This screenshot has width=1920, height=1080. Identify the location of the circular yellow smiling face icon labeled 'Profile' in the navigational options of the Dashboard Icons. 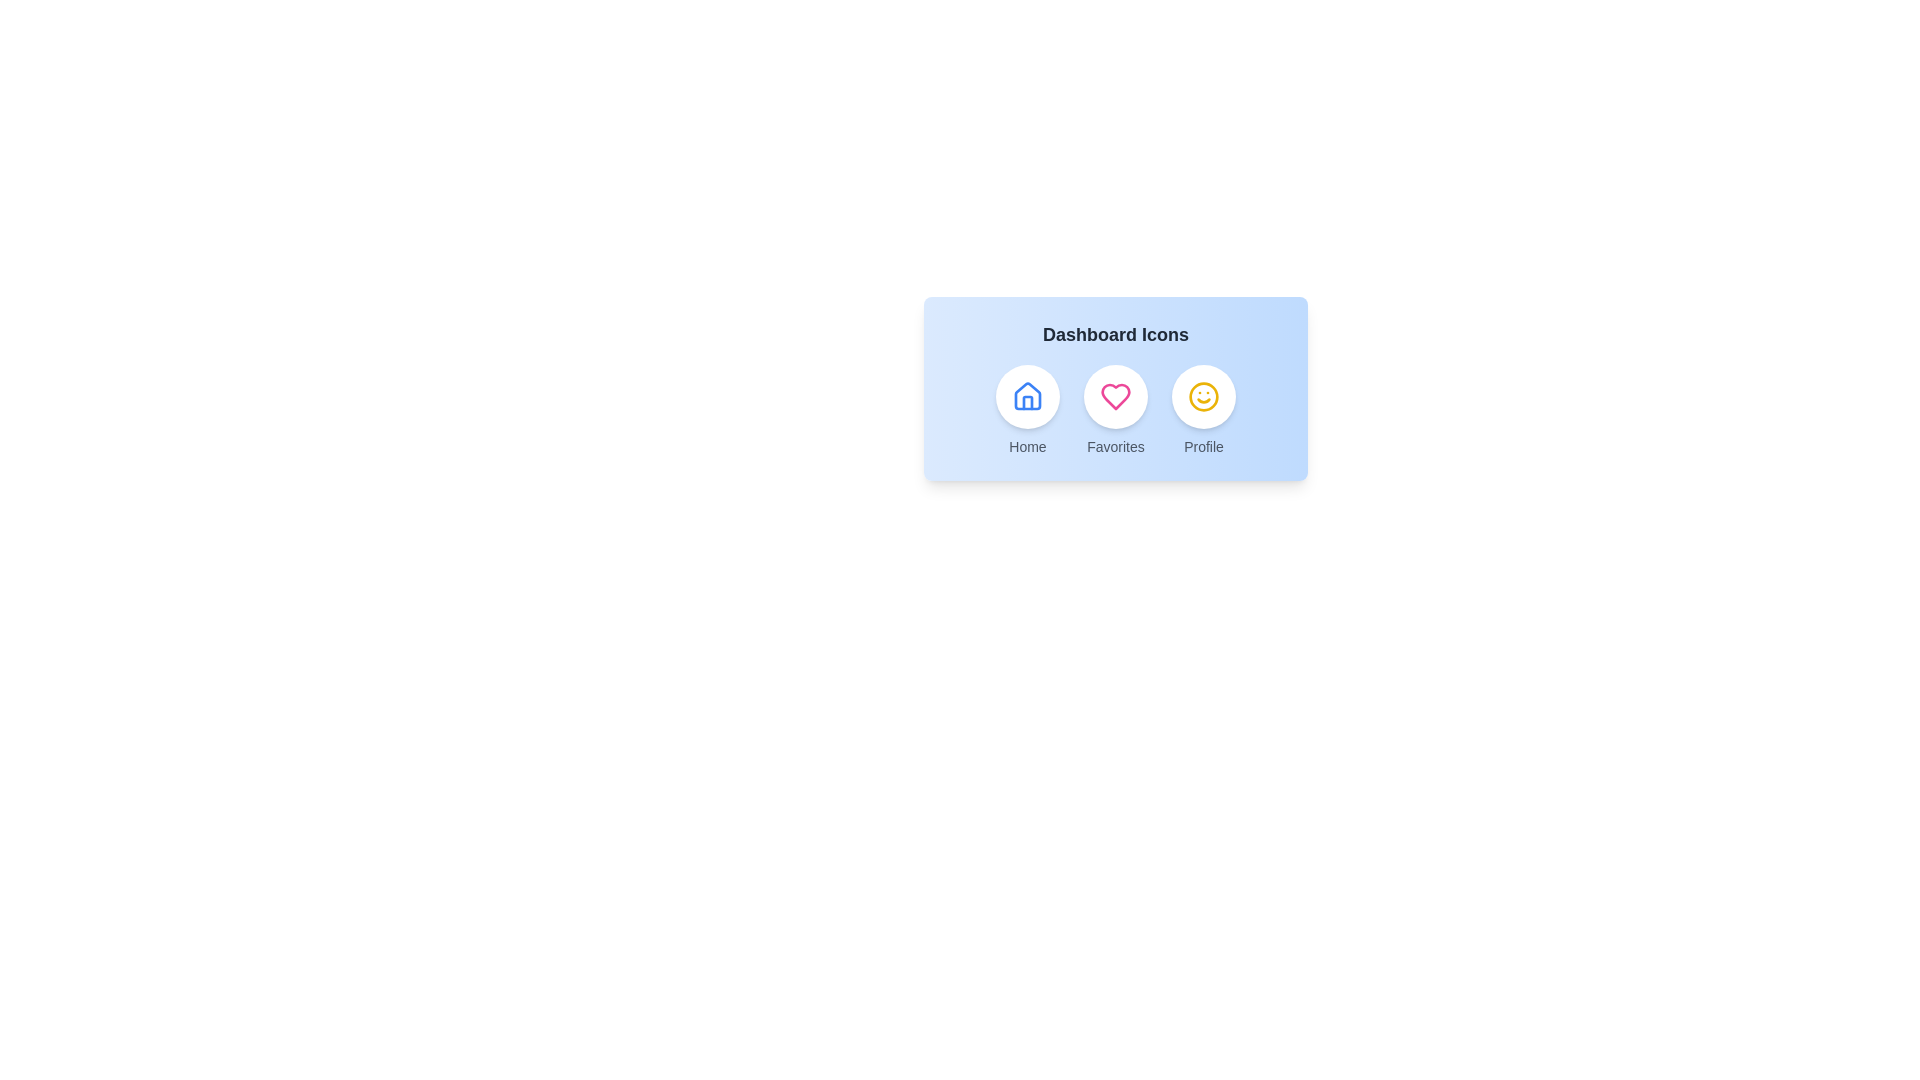
(1203, 410).